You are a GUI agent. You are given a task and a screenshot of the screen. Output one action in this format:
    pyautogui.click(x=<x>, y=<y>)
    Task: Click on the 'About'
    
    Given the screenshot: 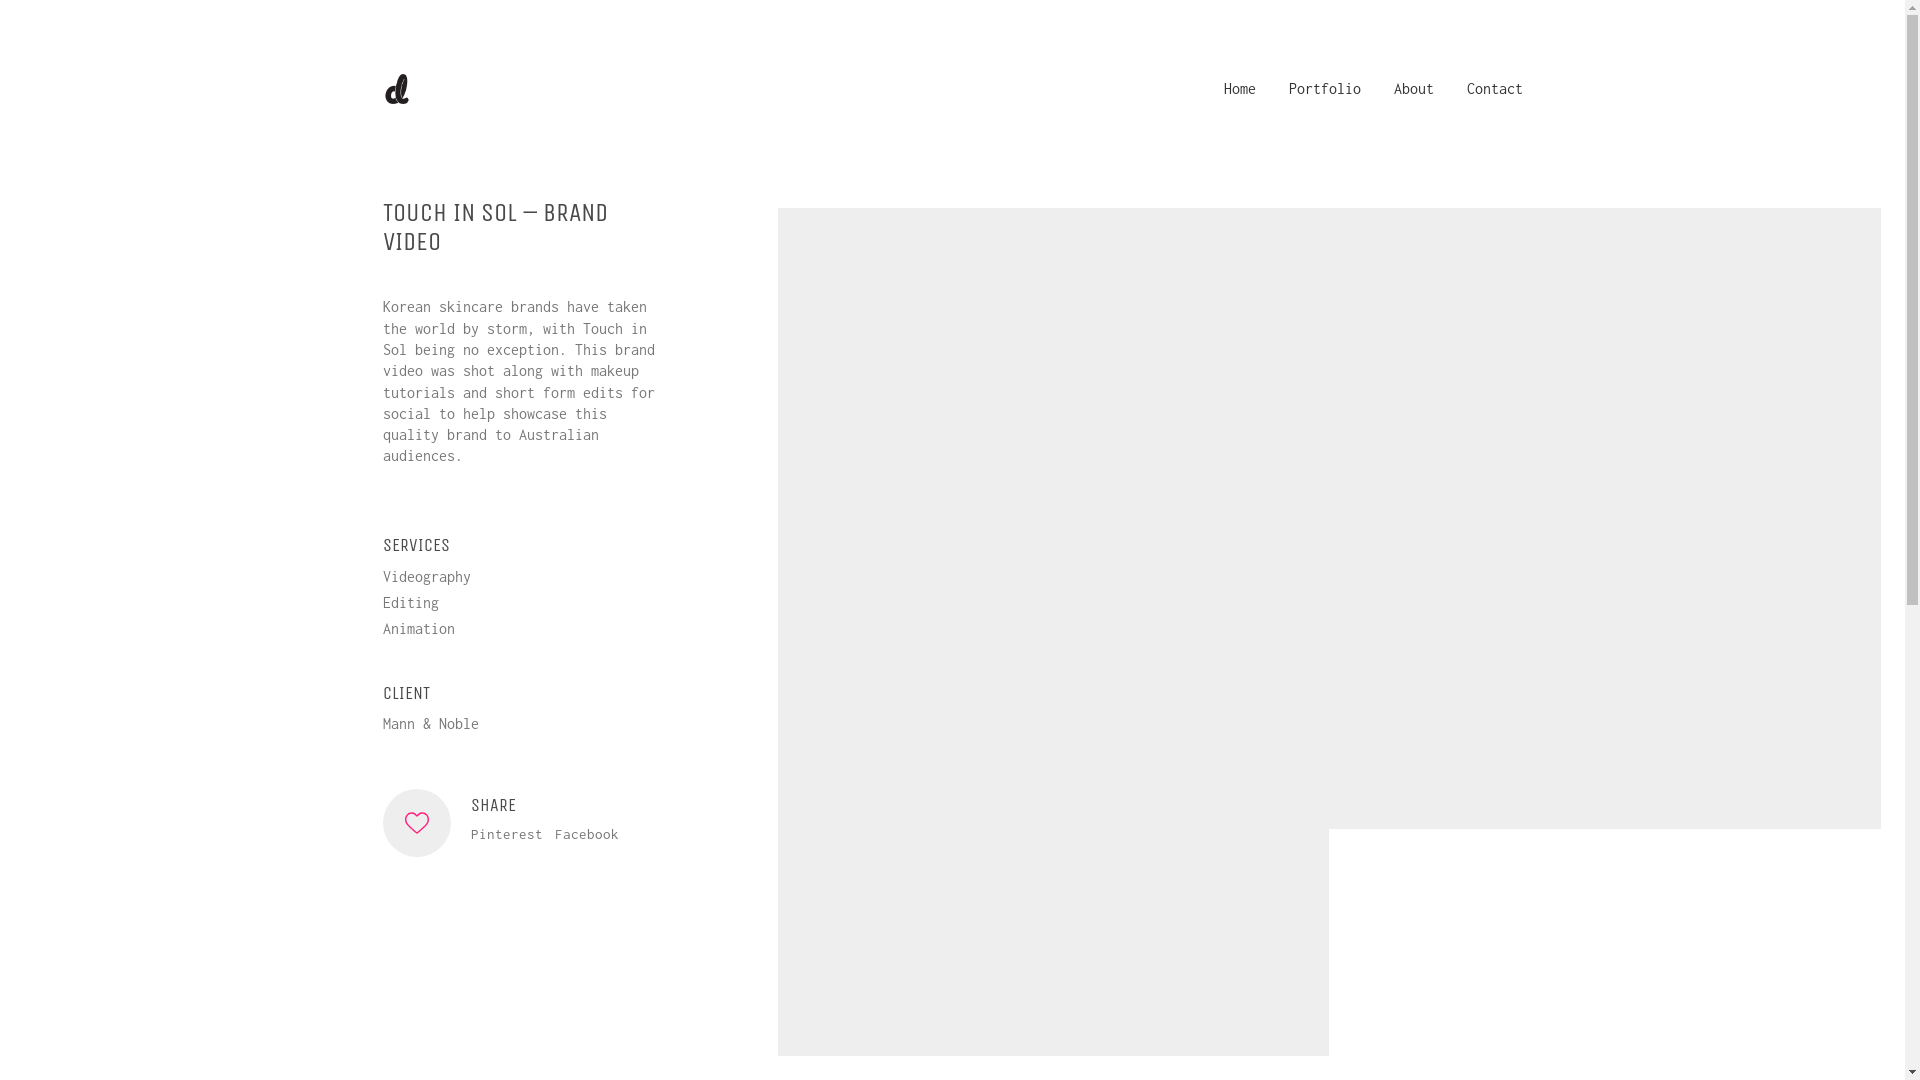 What is the action you would take?
    pyautogui.click(x=1413, y=87)
    